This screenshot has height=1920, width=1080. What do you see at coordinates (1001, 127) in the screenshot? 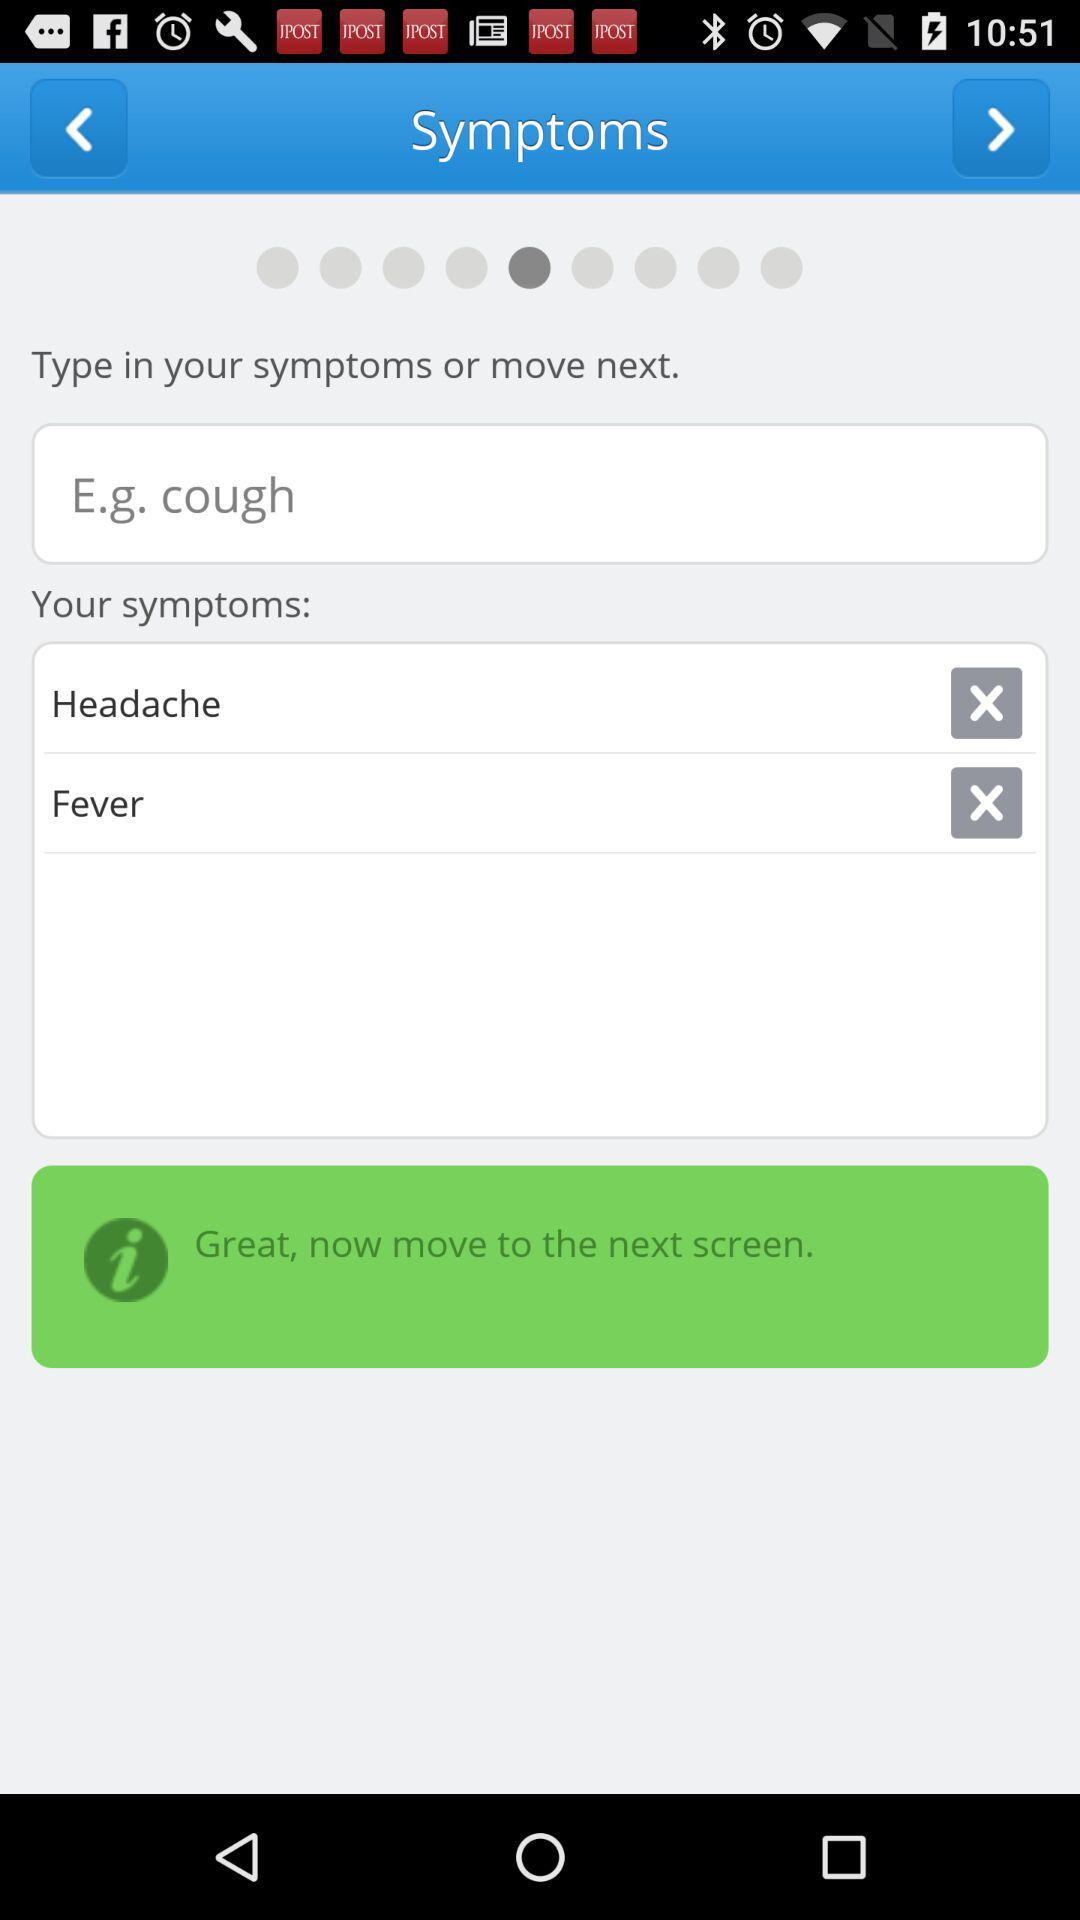
I see `next option` at bounding box center [1001, 127].